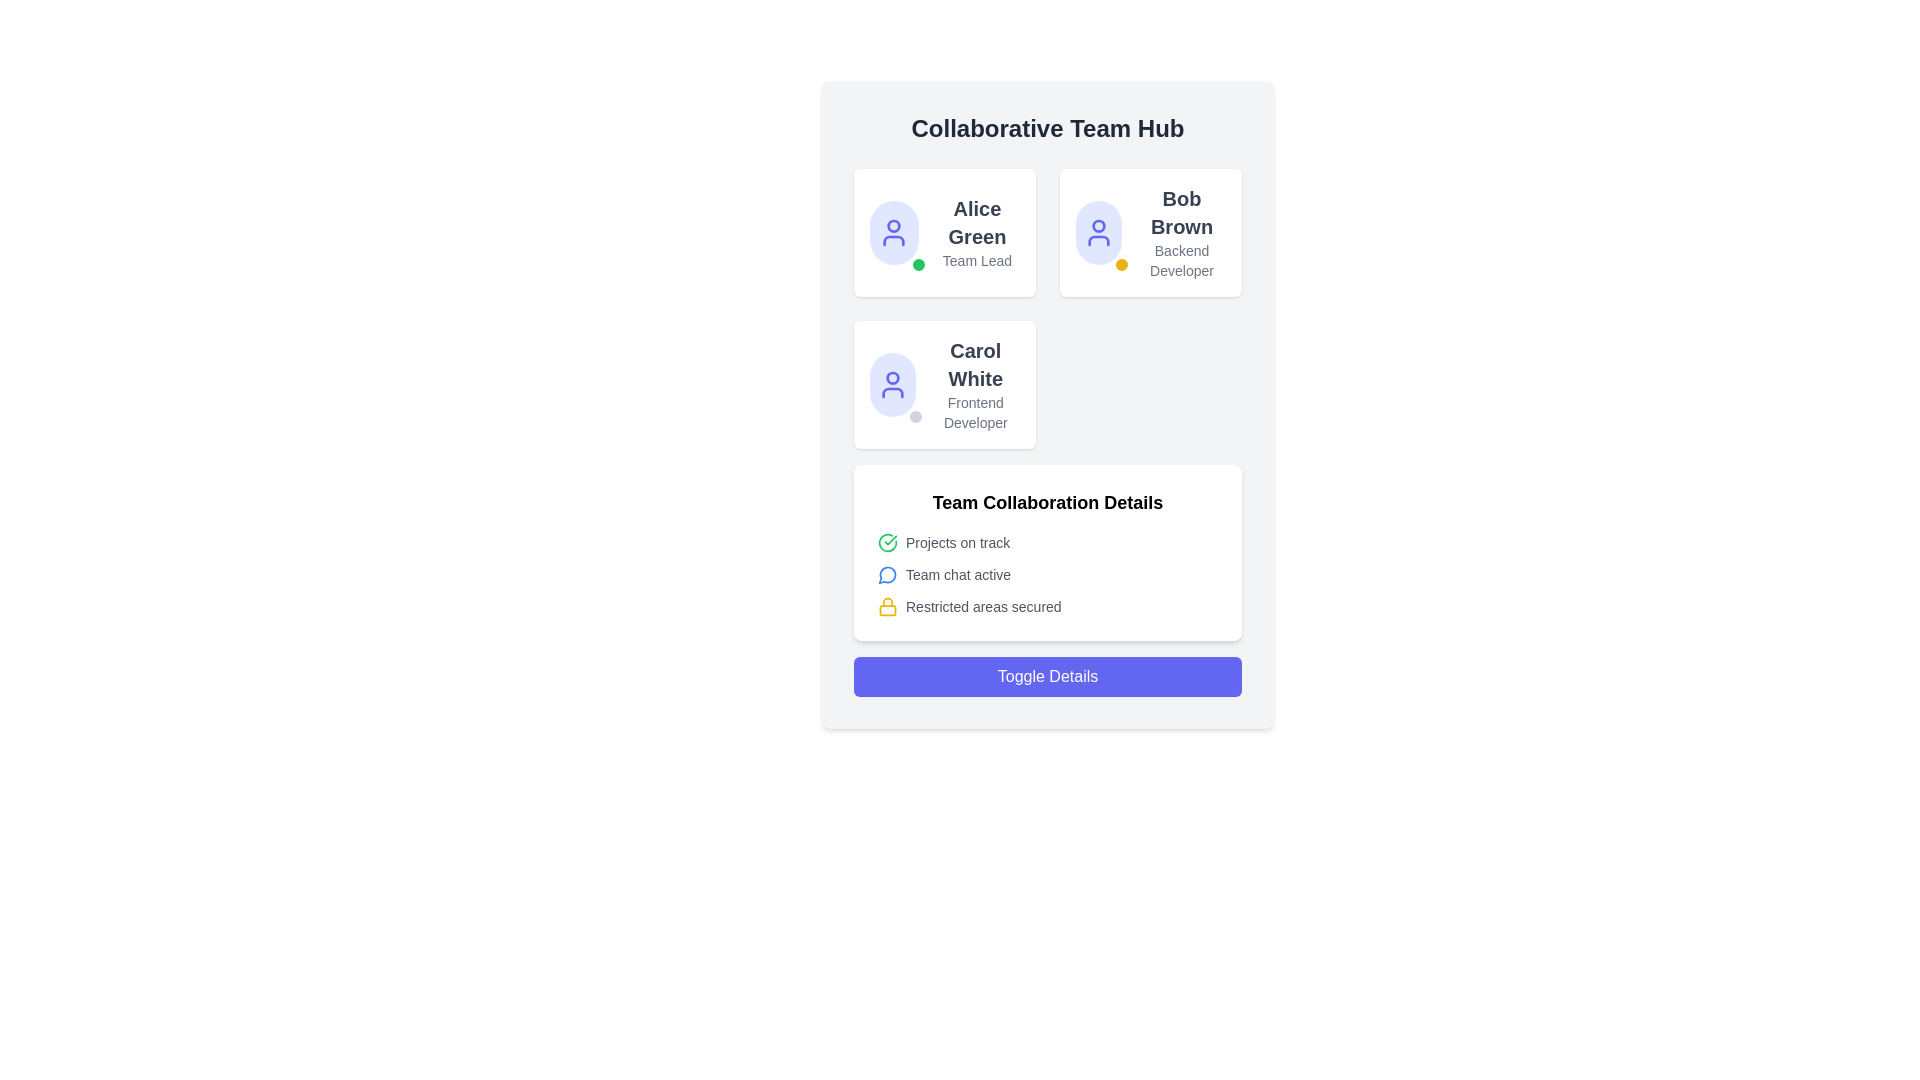 The height and width of the screenshot is (1080, 1920). I want to click on the text element that represents the name of the individual in the profile card, located in the second row, first column of the 'Collaborative Team Hub' section, so click(975, 365).